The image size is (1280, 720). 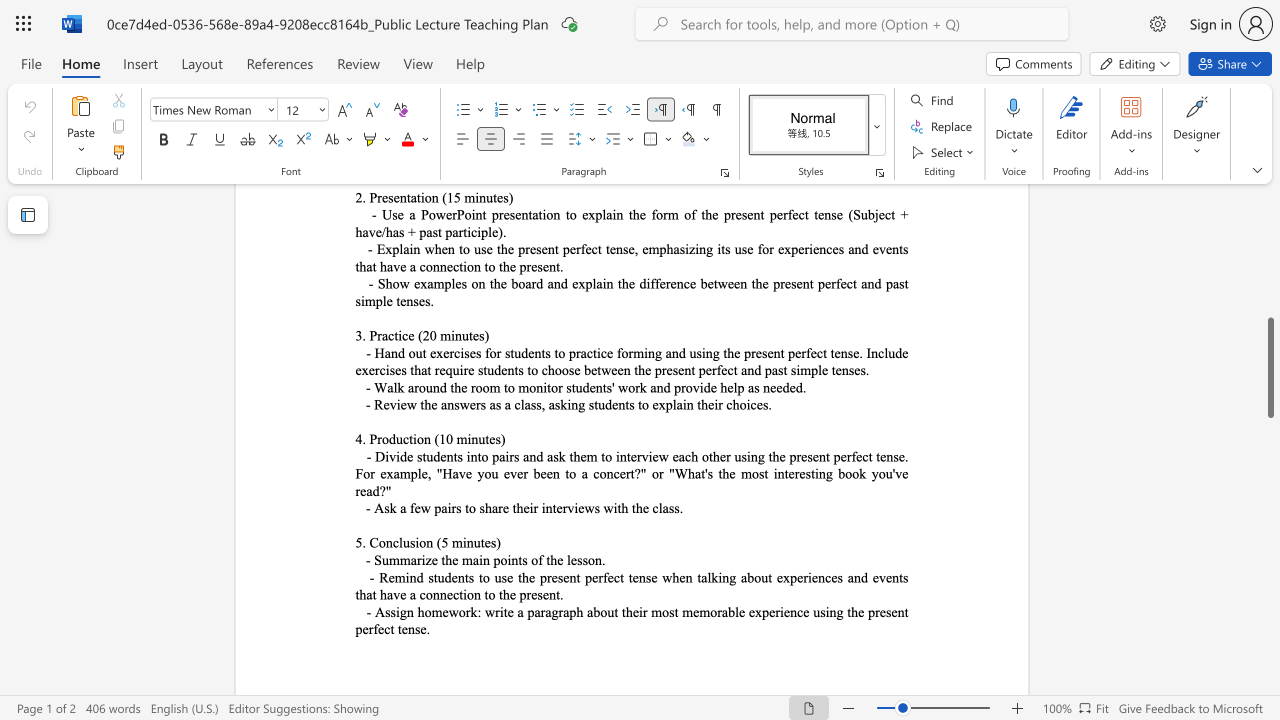 What do you see at coordinates (637, 611) in the screenshot?
I see `the subset text "ir most" within the text "- Assign homework: write a paragraph about their most memorable experience using the present perfect tense."` at bounding box center [637, 611].